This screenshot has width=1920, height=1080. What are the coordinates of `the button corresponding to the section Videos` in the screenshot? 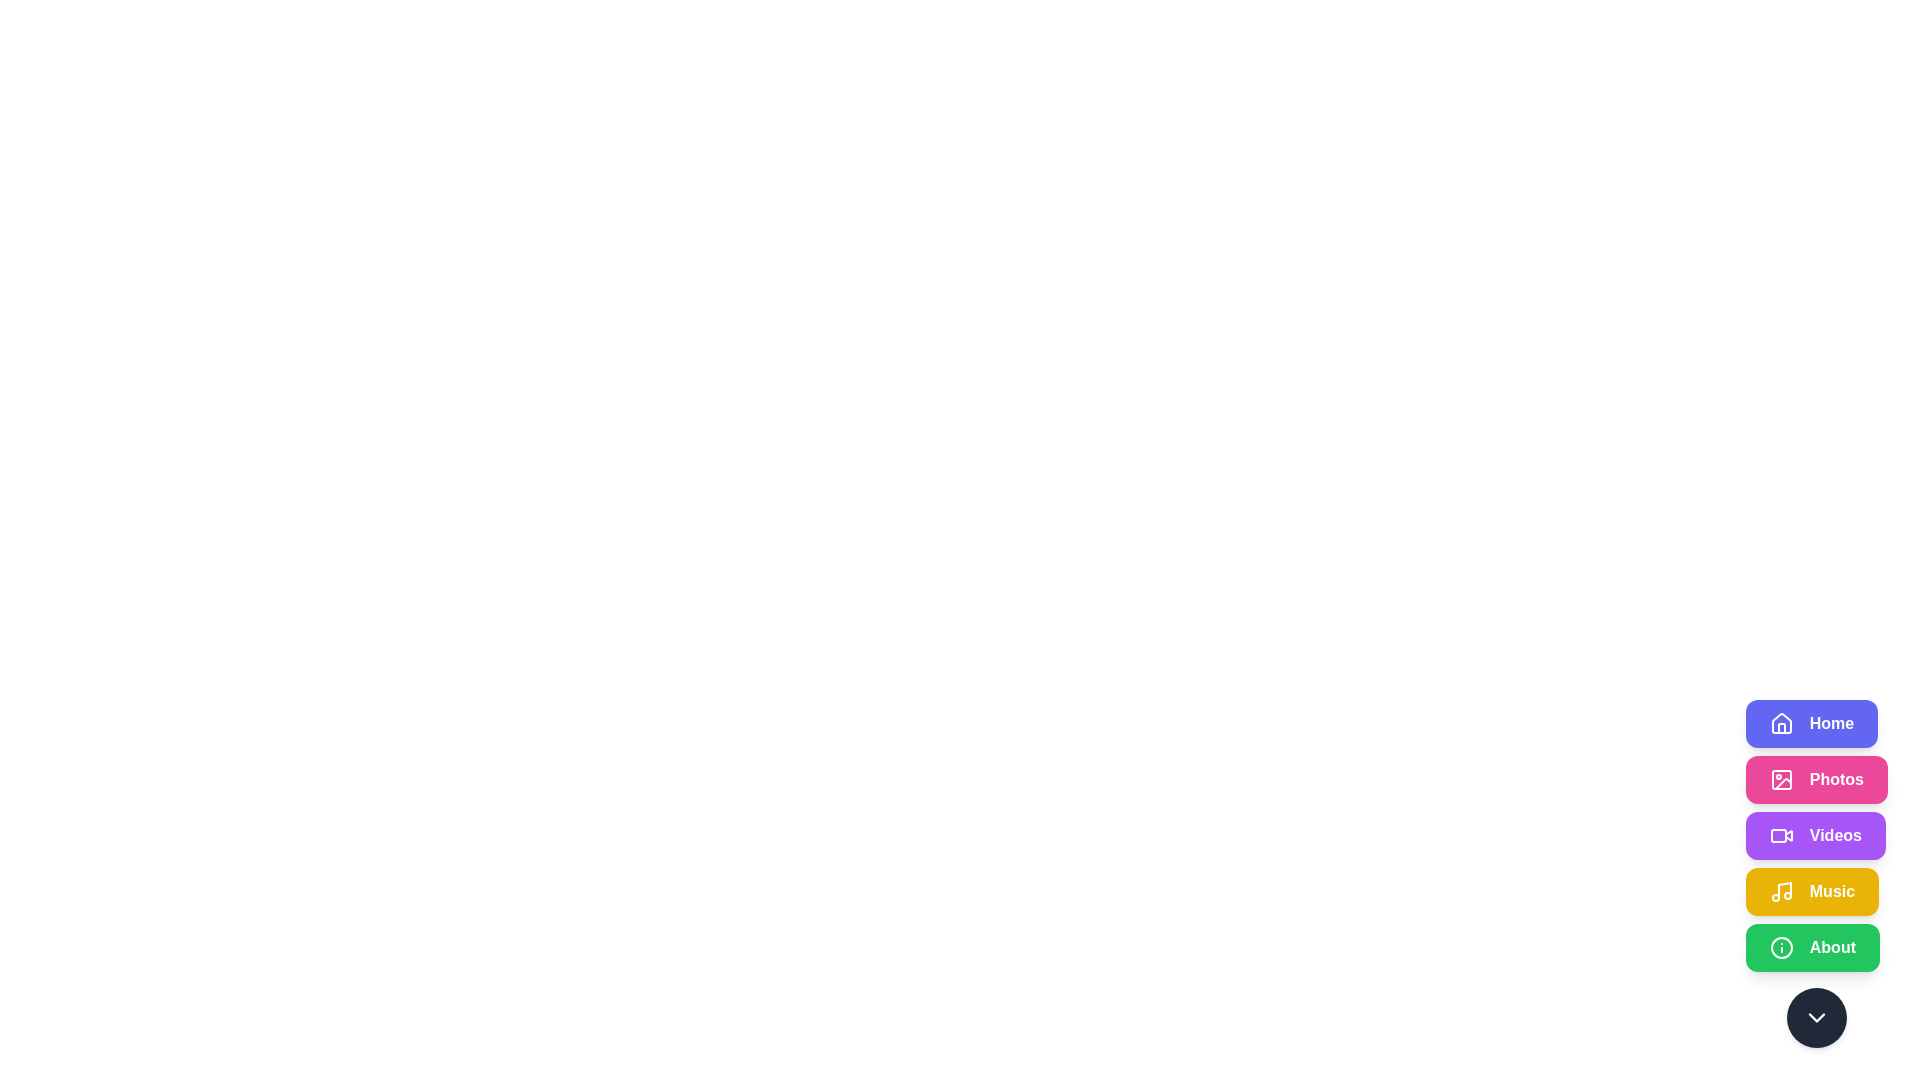 It's located at (1814, 836).